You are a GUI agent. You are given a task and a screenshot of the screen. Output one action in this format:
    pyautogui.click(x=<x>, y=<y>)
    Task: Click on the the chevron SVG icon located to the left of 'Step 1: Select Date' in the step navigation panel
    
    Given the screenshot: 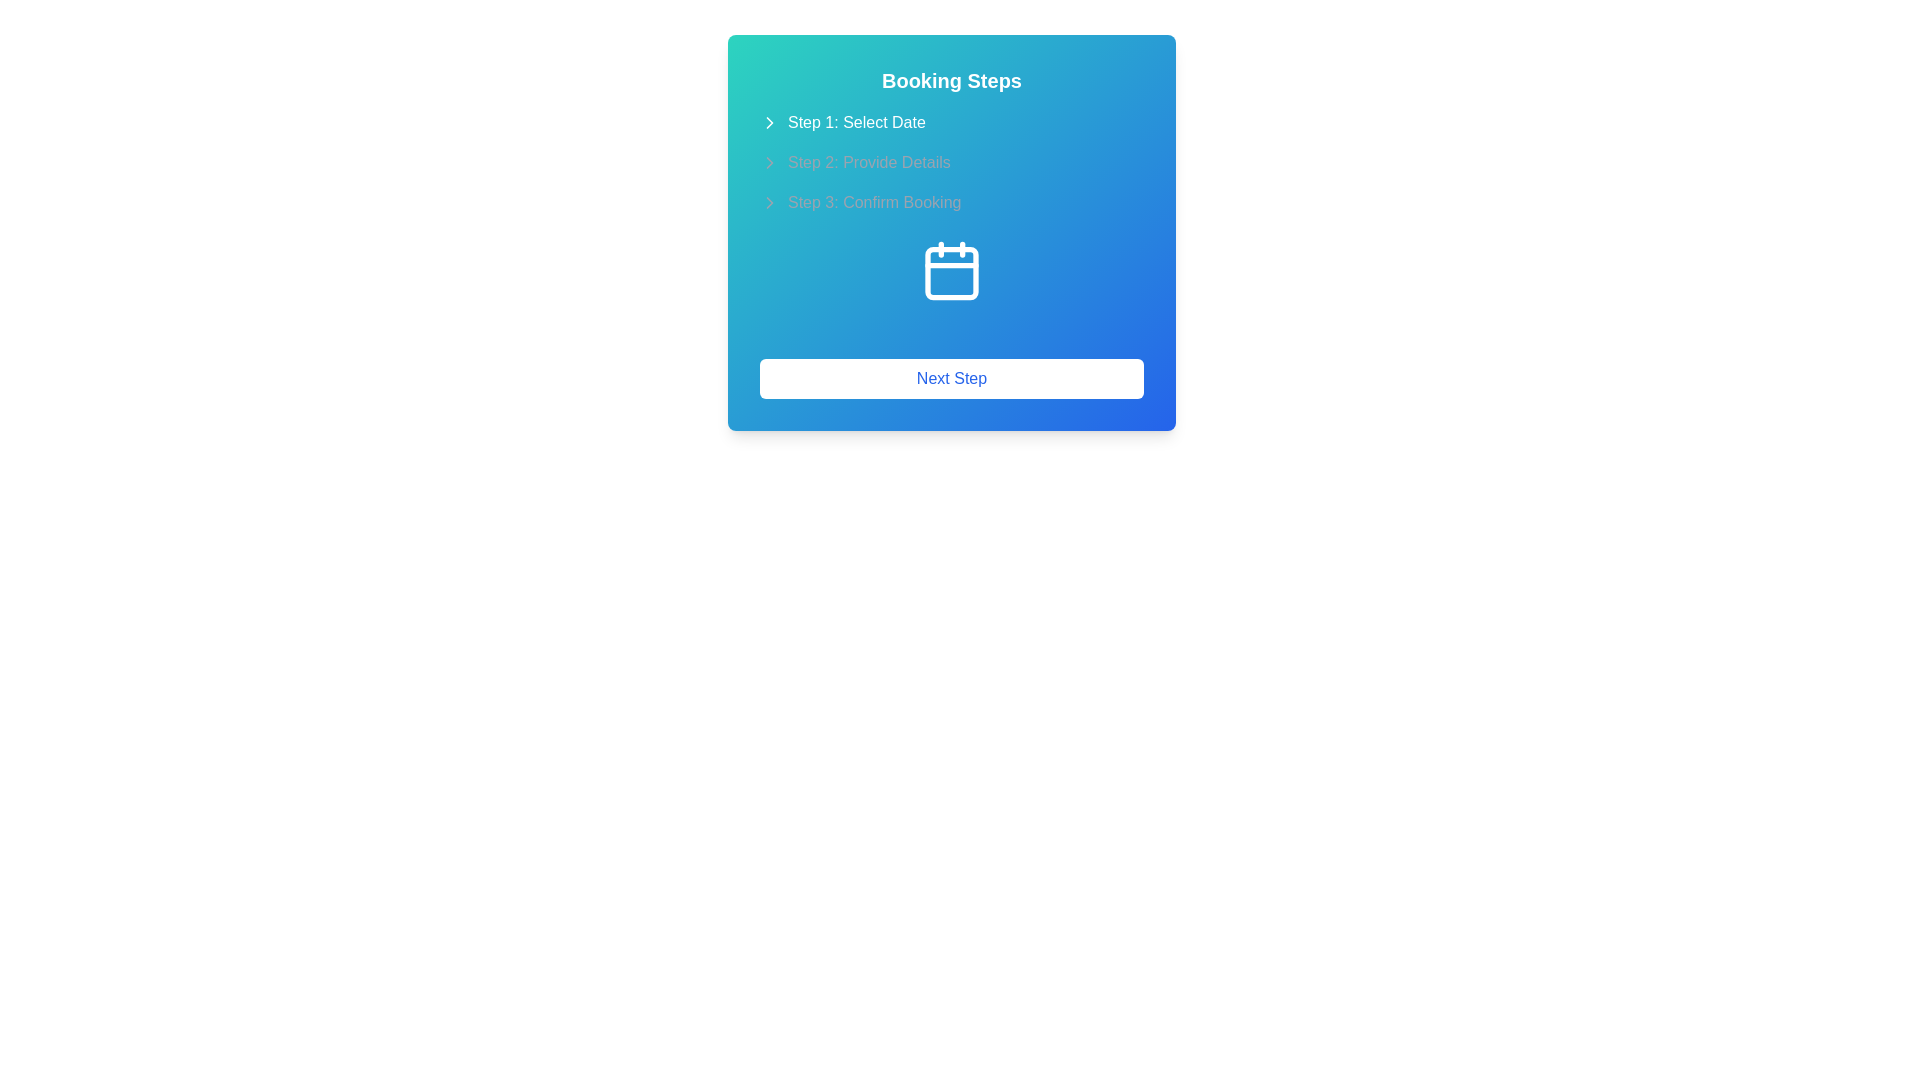 What is the action you would take?
    pyautogui.click(x=768, y=123)
    